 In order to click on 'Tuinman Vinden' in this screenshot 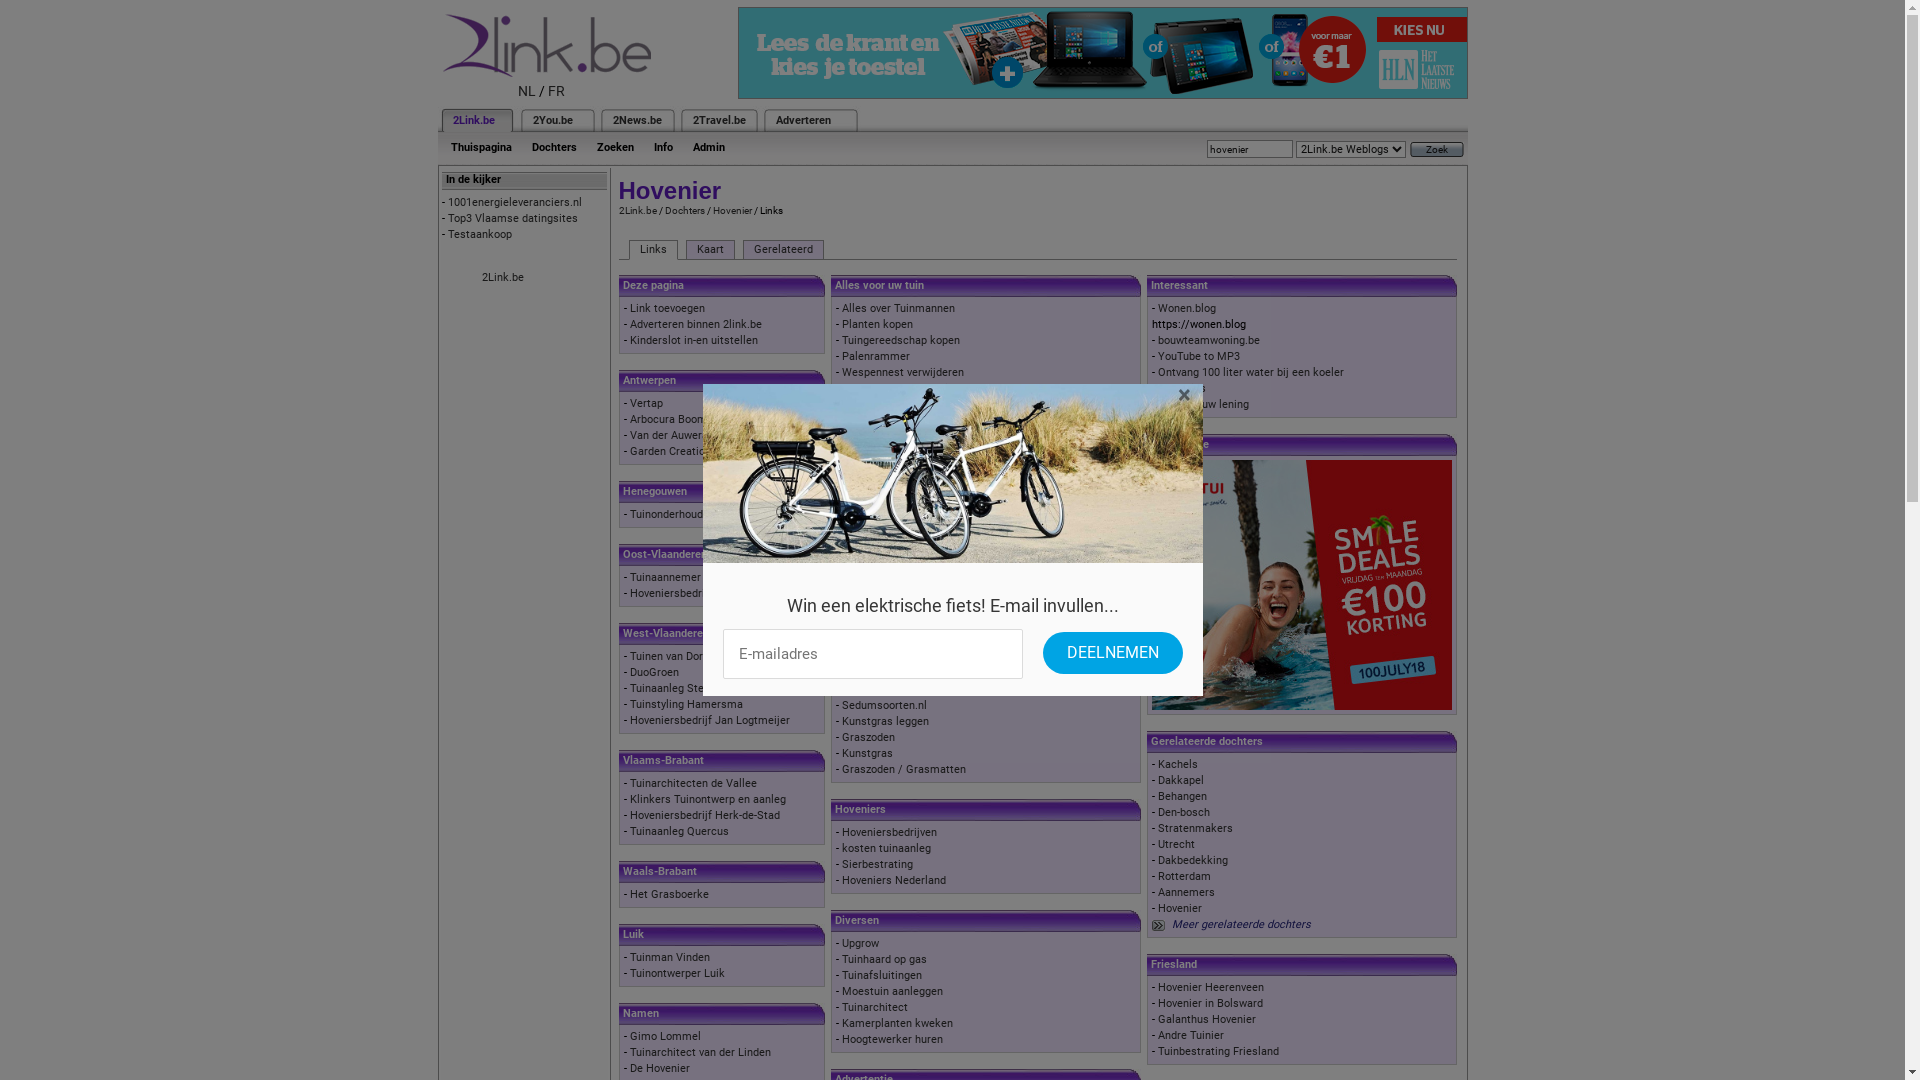, I will do `click(670, 956)`.